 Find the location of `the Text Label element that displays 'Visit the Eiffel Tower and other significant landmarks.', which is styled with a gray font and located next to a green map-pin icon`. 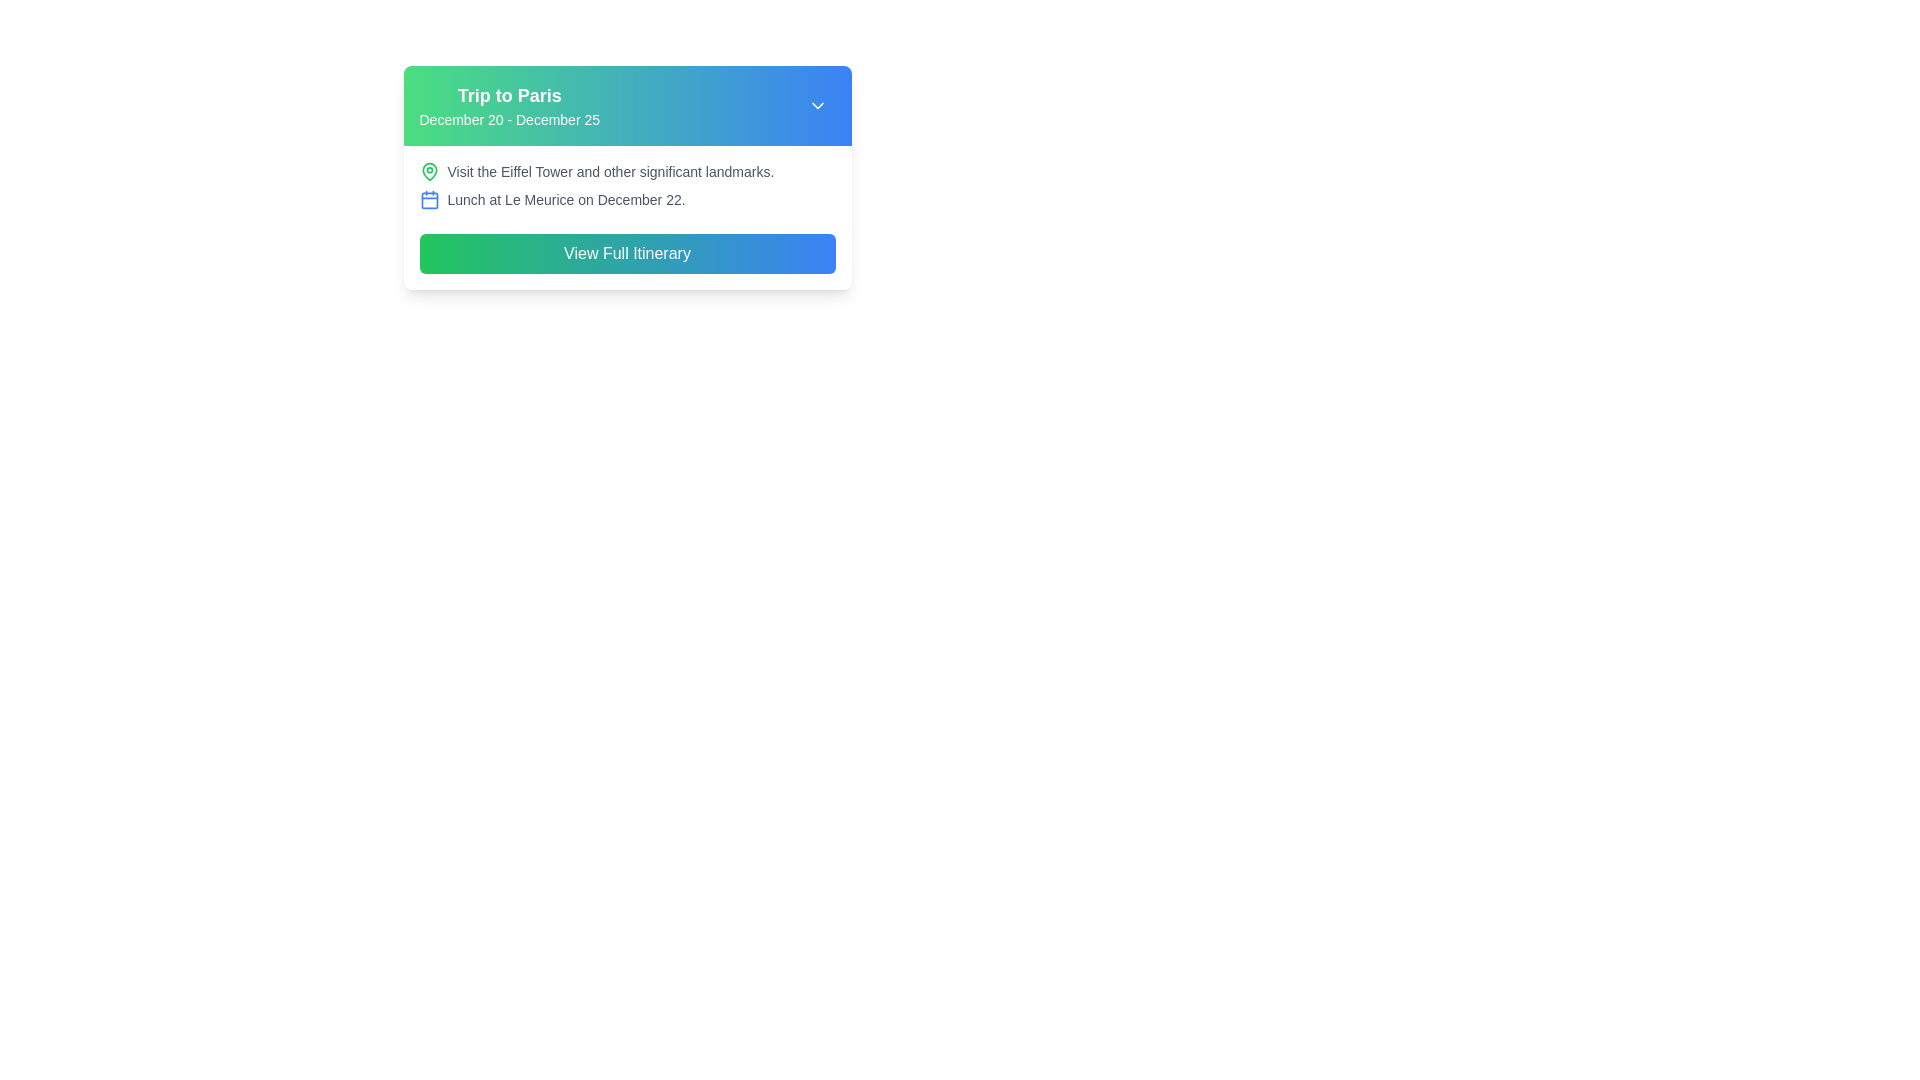

the Text Label element that displays 'Visit the Eiffel Tower and other significant landmarks.', which is styled with a gray font and located next to a green map-pin icon is located at coordinates (609, 171).